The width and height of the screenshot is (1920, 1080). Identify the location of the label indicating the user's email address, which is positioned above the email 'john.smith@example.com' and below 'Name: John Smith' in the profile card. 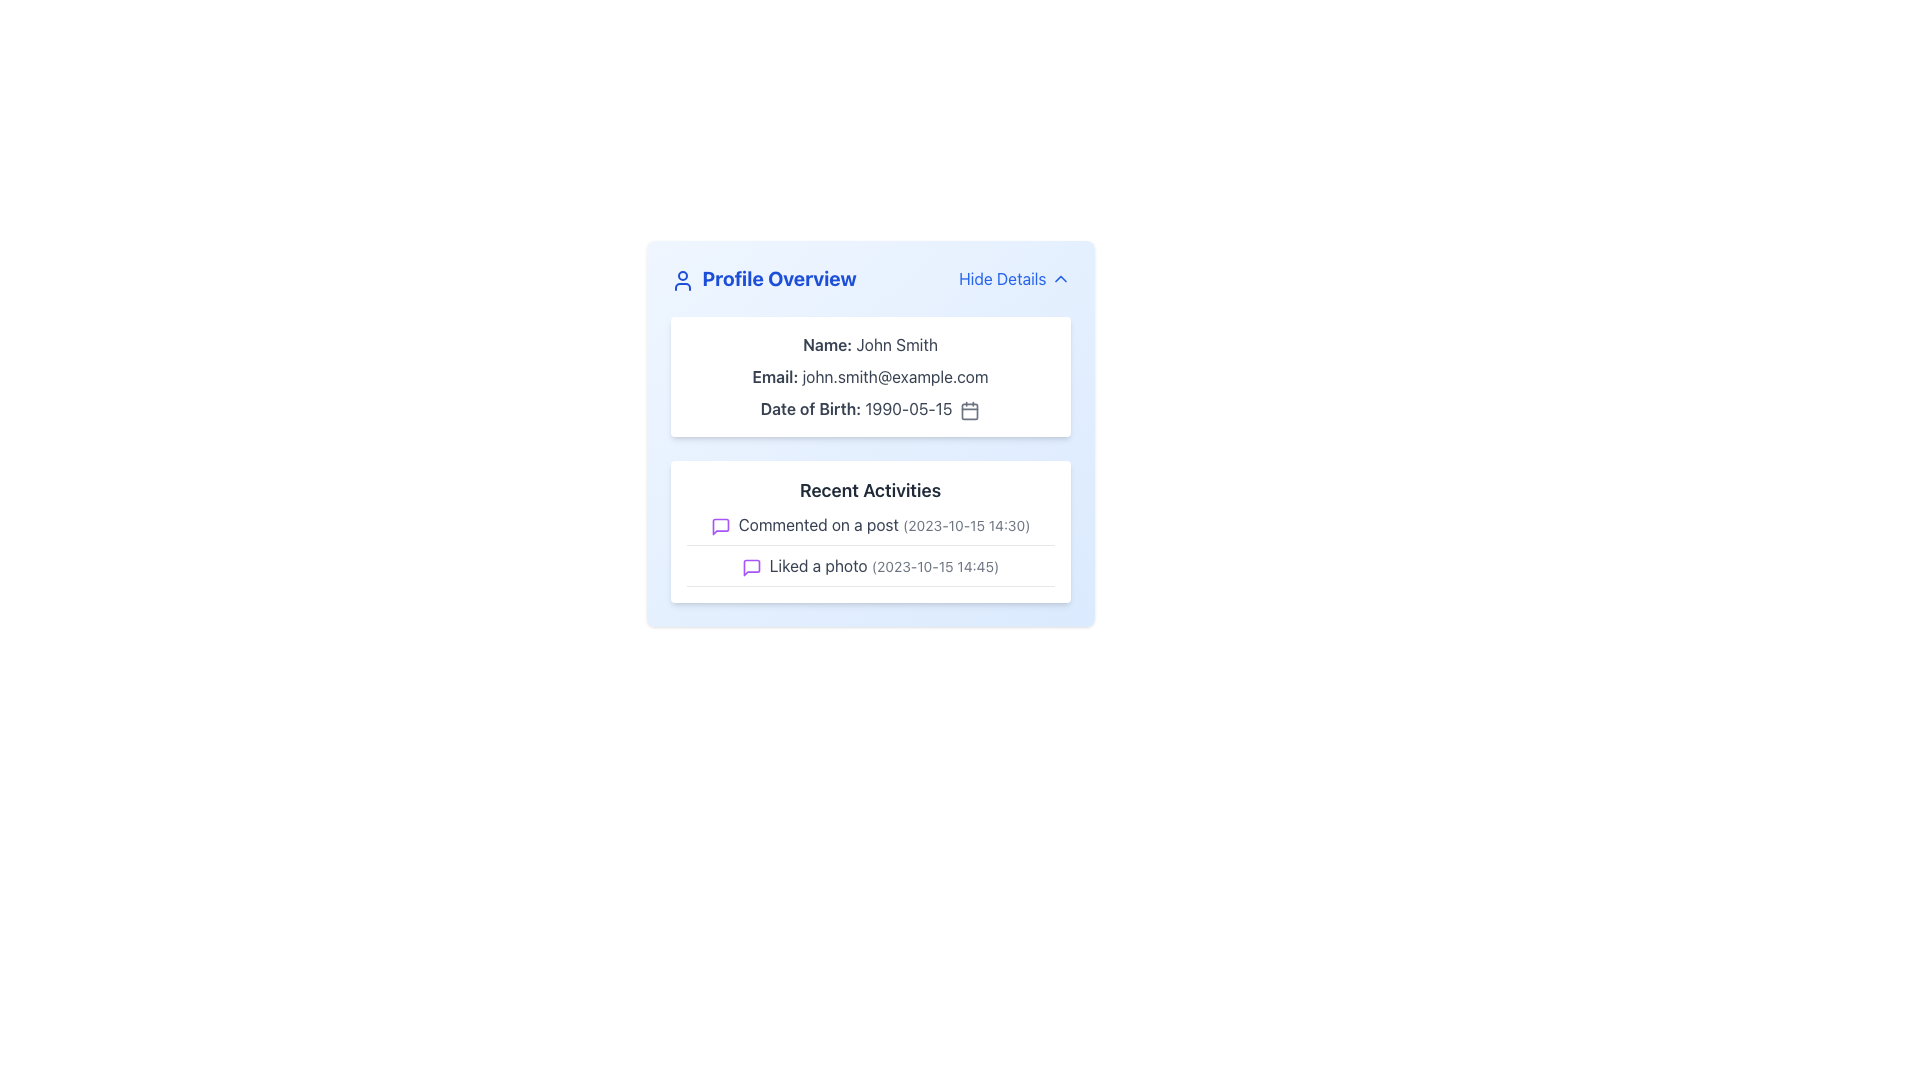
(774, 377).